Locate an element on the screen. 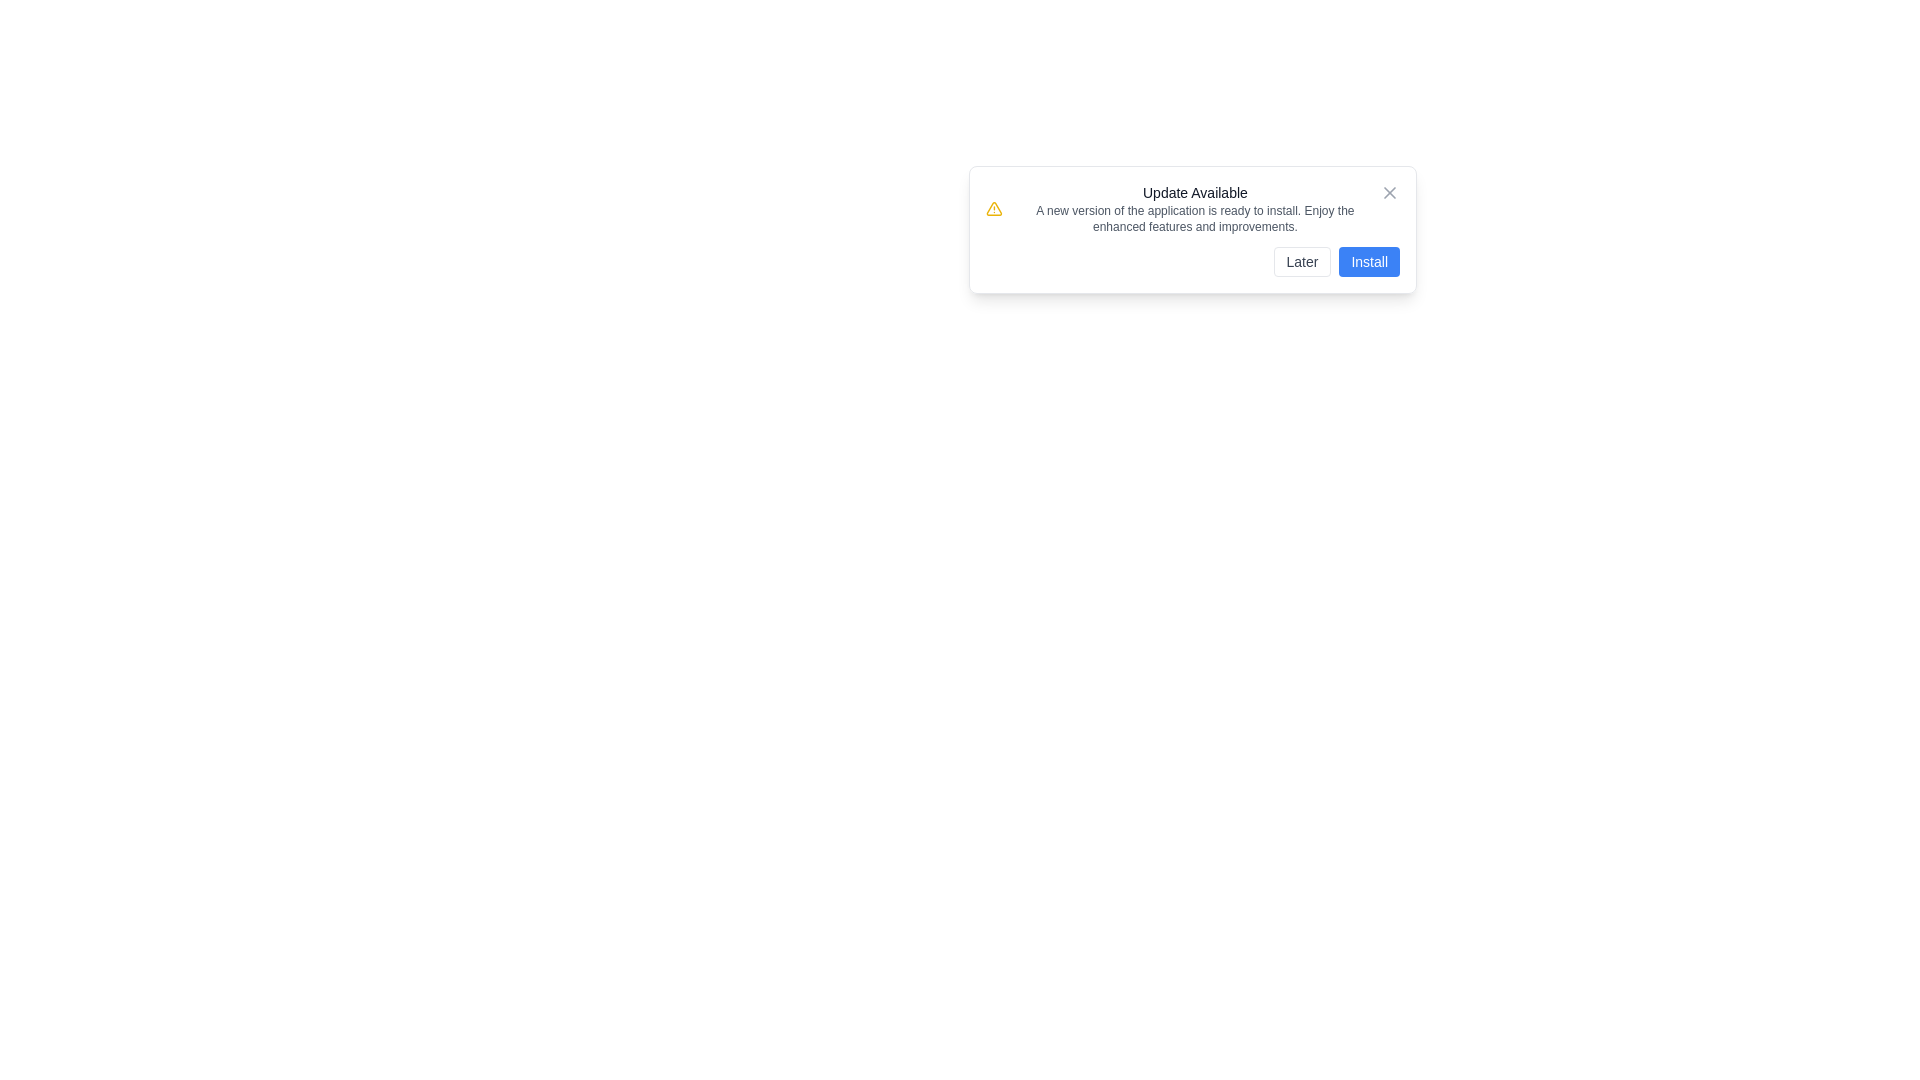 This screenshot has height=1080, width=1920. the Close icon represented by an 'X' shape in the top-right corner of the dialog box containing 'Update Available' is located at coordinates (1389, 192).